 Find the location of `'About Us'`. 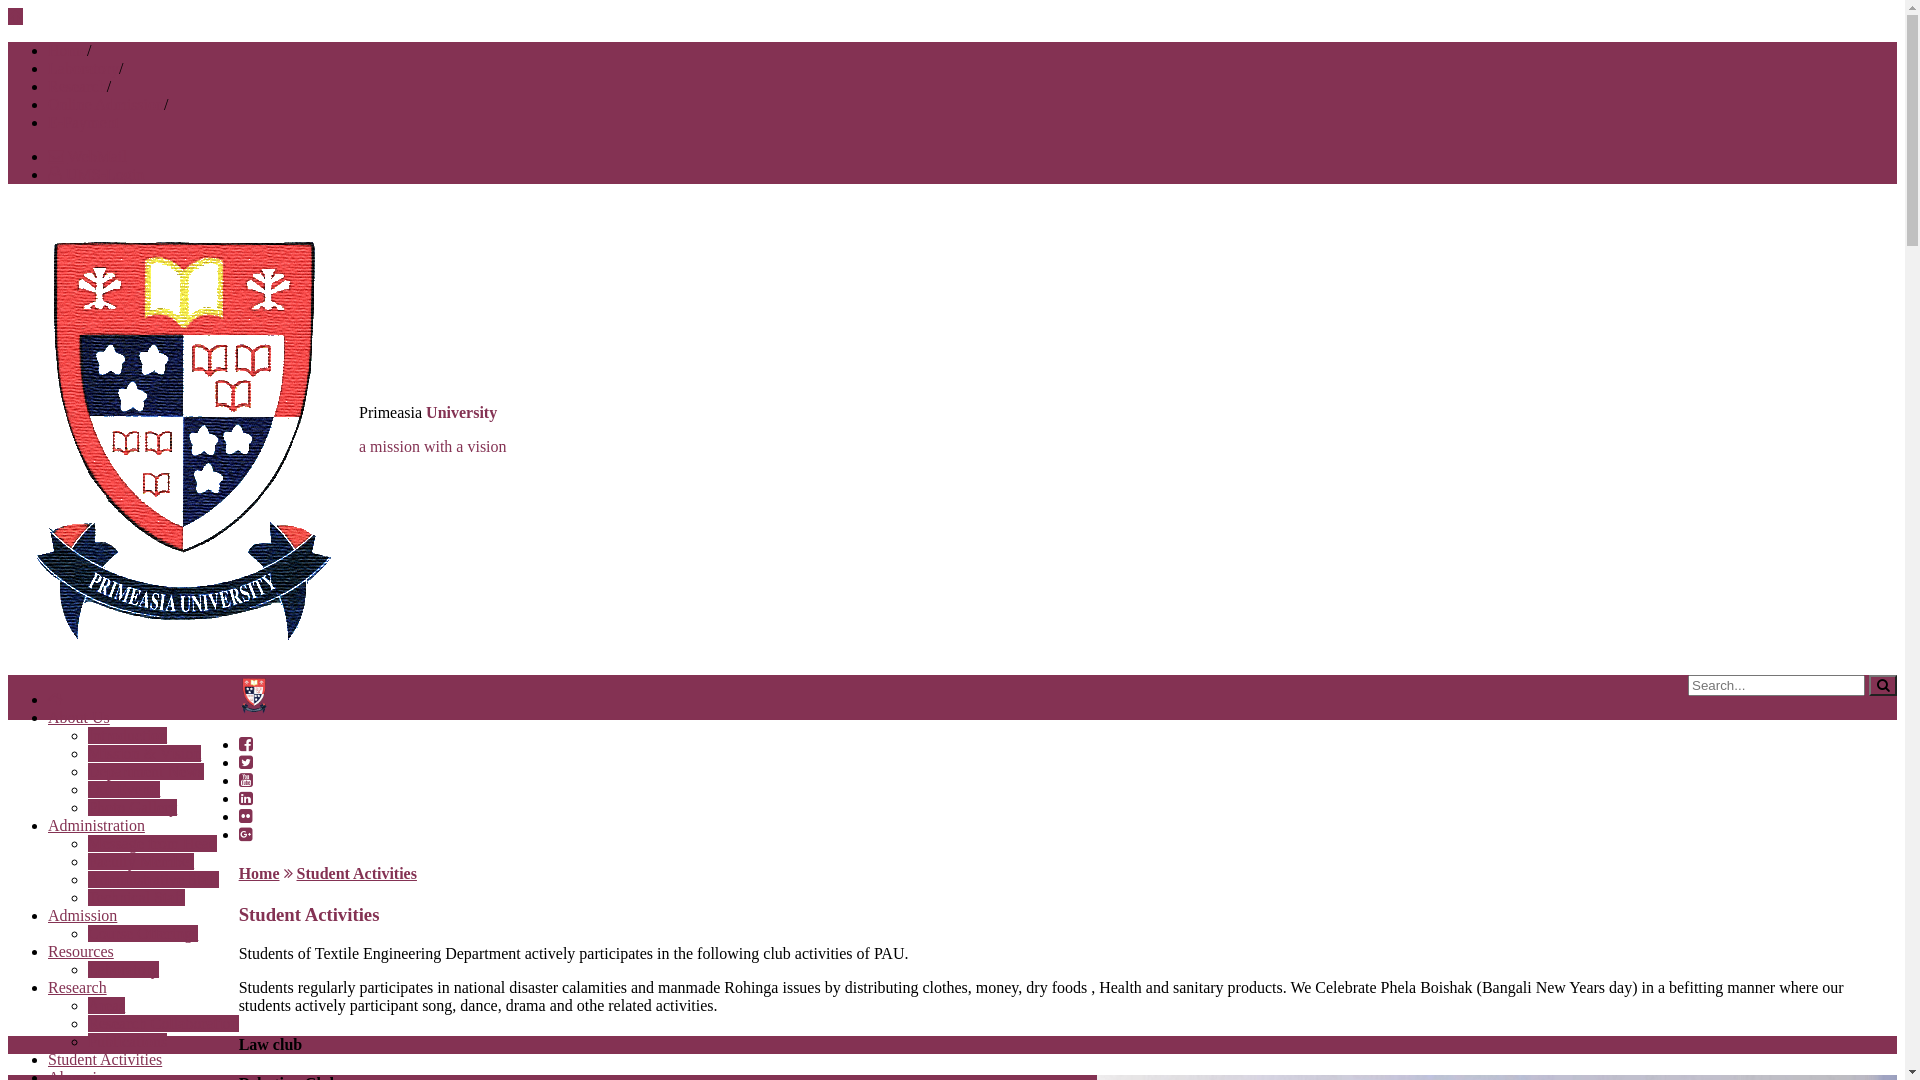

'About Us' is located at coordinates (78, 716).